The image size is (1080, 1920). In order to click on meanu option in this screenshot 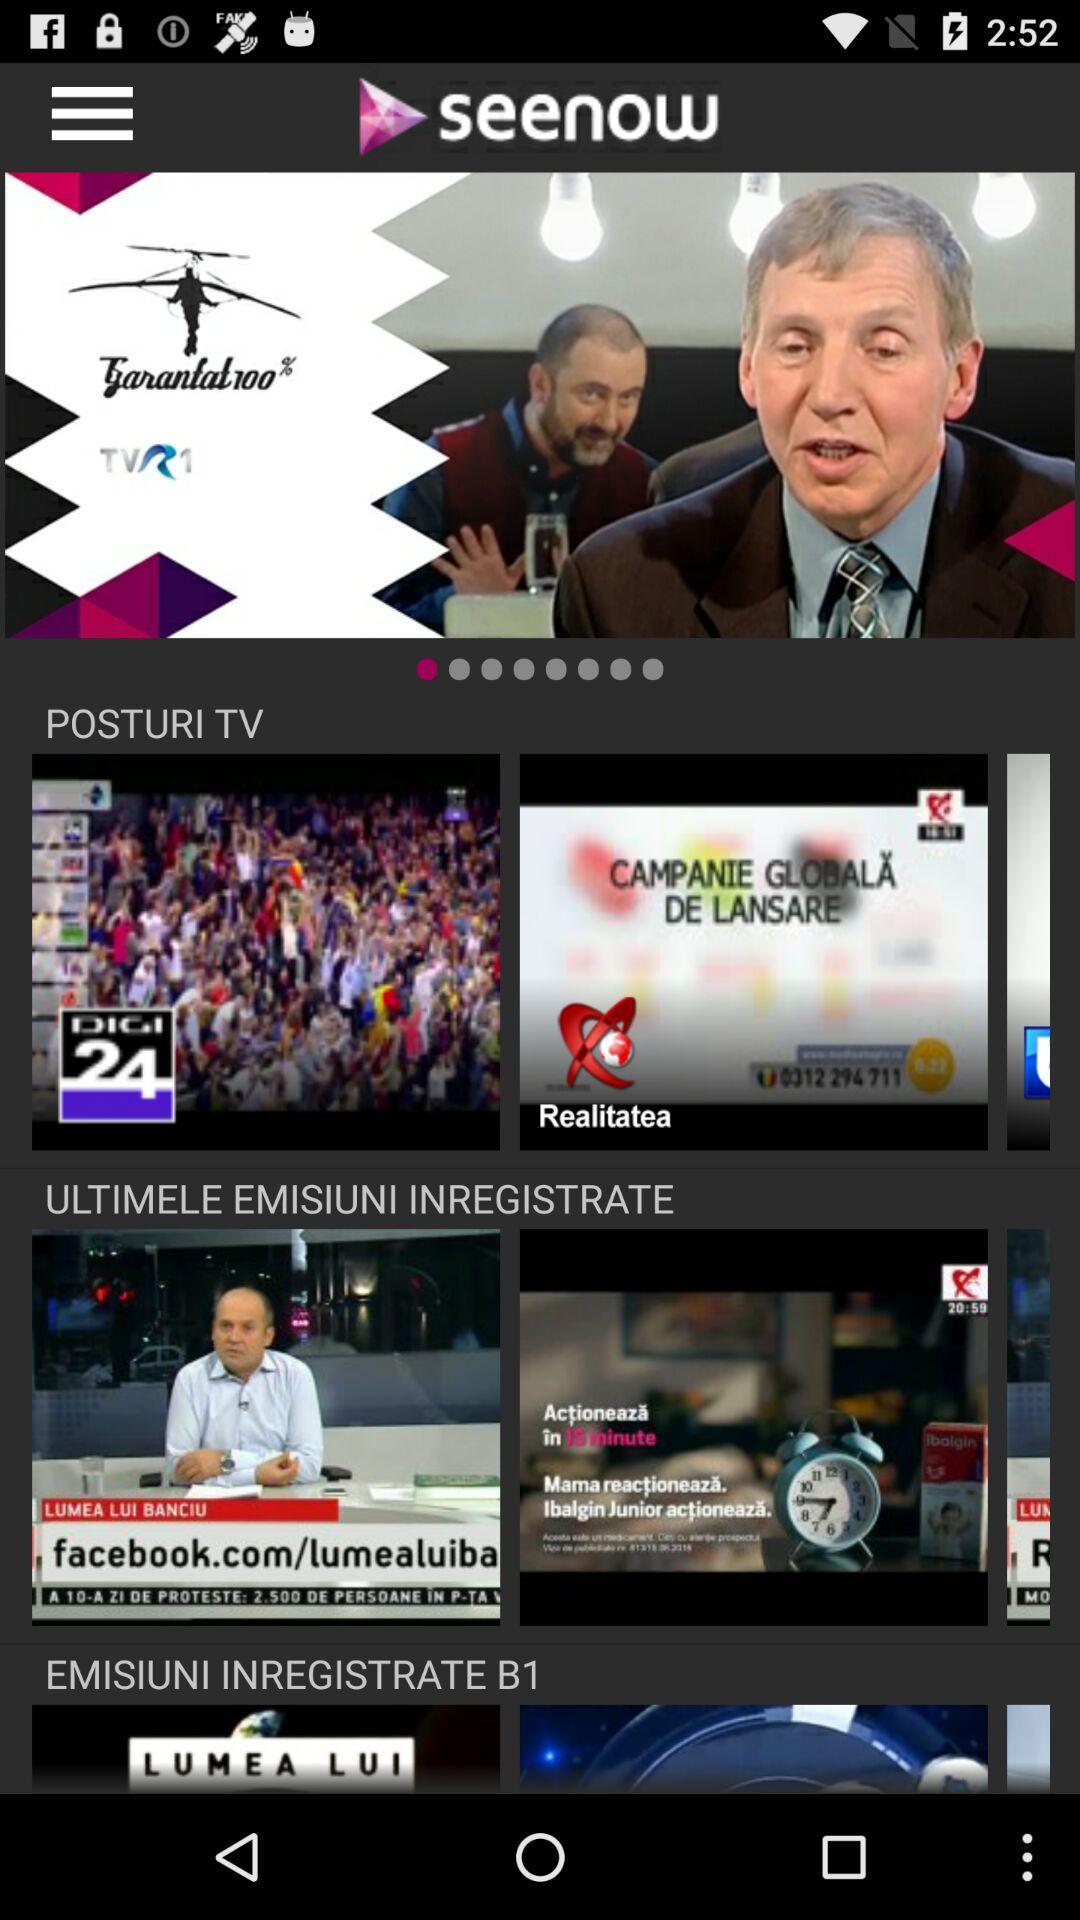, I will do `click(88, 114)`.